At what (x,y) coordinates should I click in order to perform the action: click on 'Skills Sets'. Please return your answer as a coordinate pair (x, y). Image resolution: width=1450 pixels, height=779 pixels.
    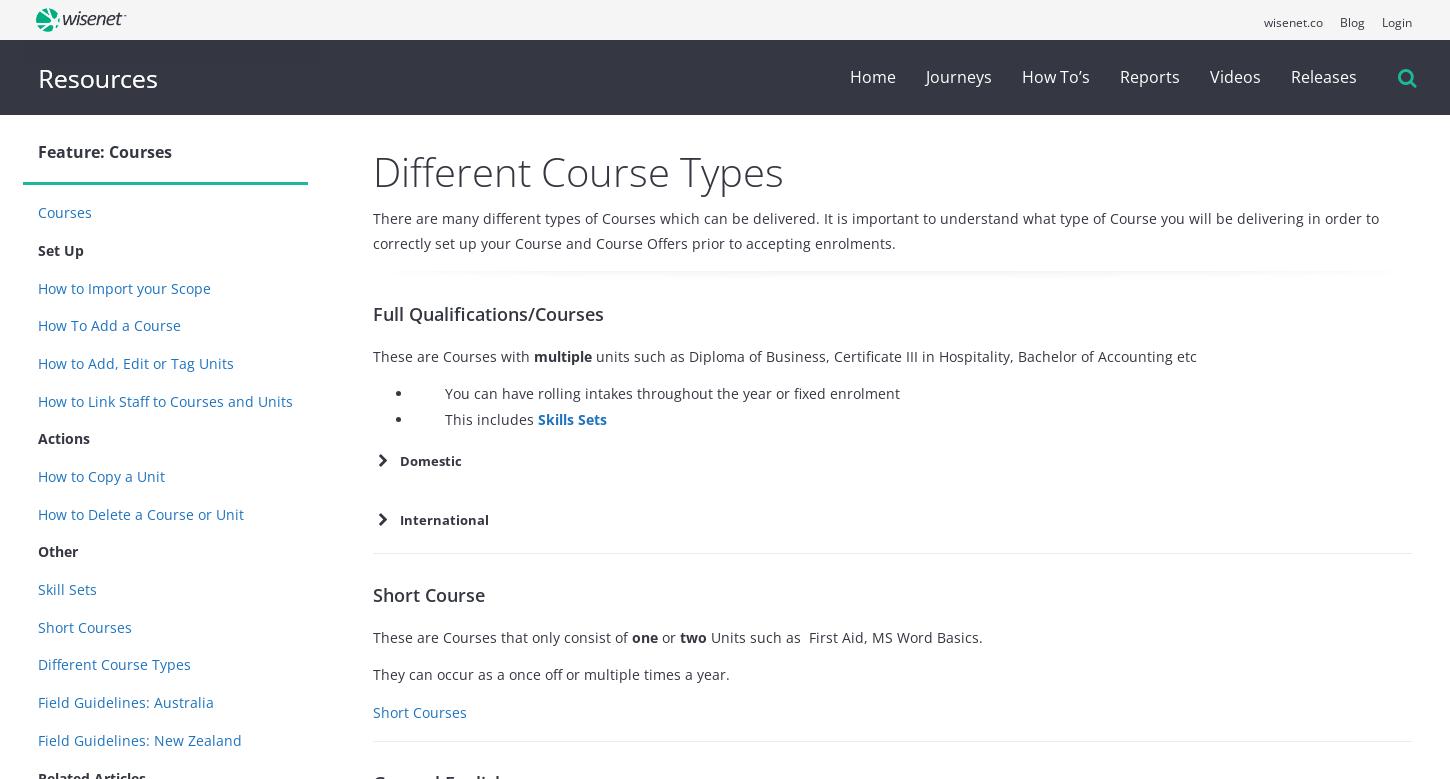
    Looking at the image, I should click on (572, 417).